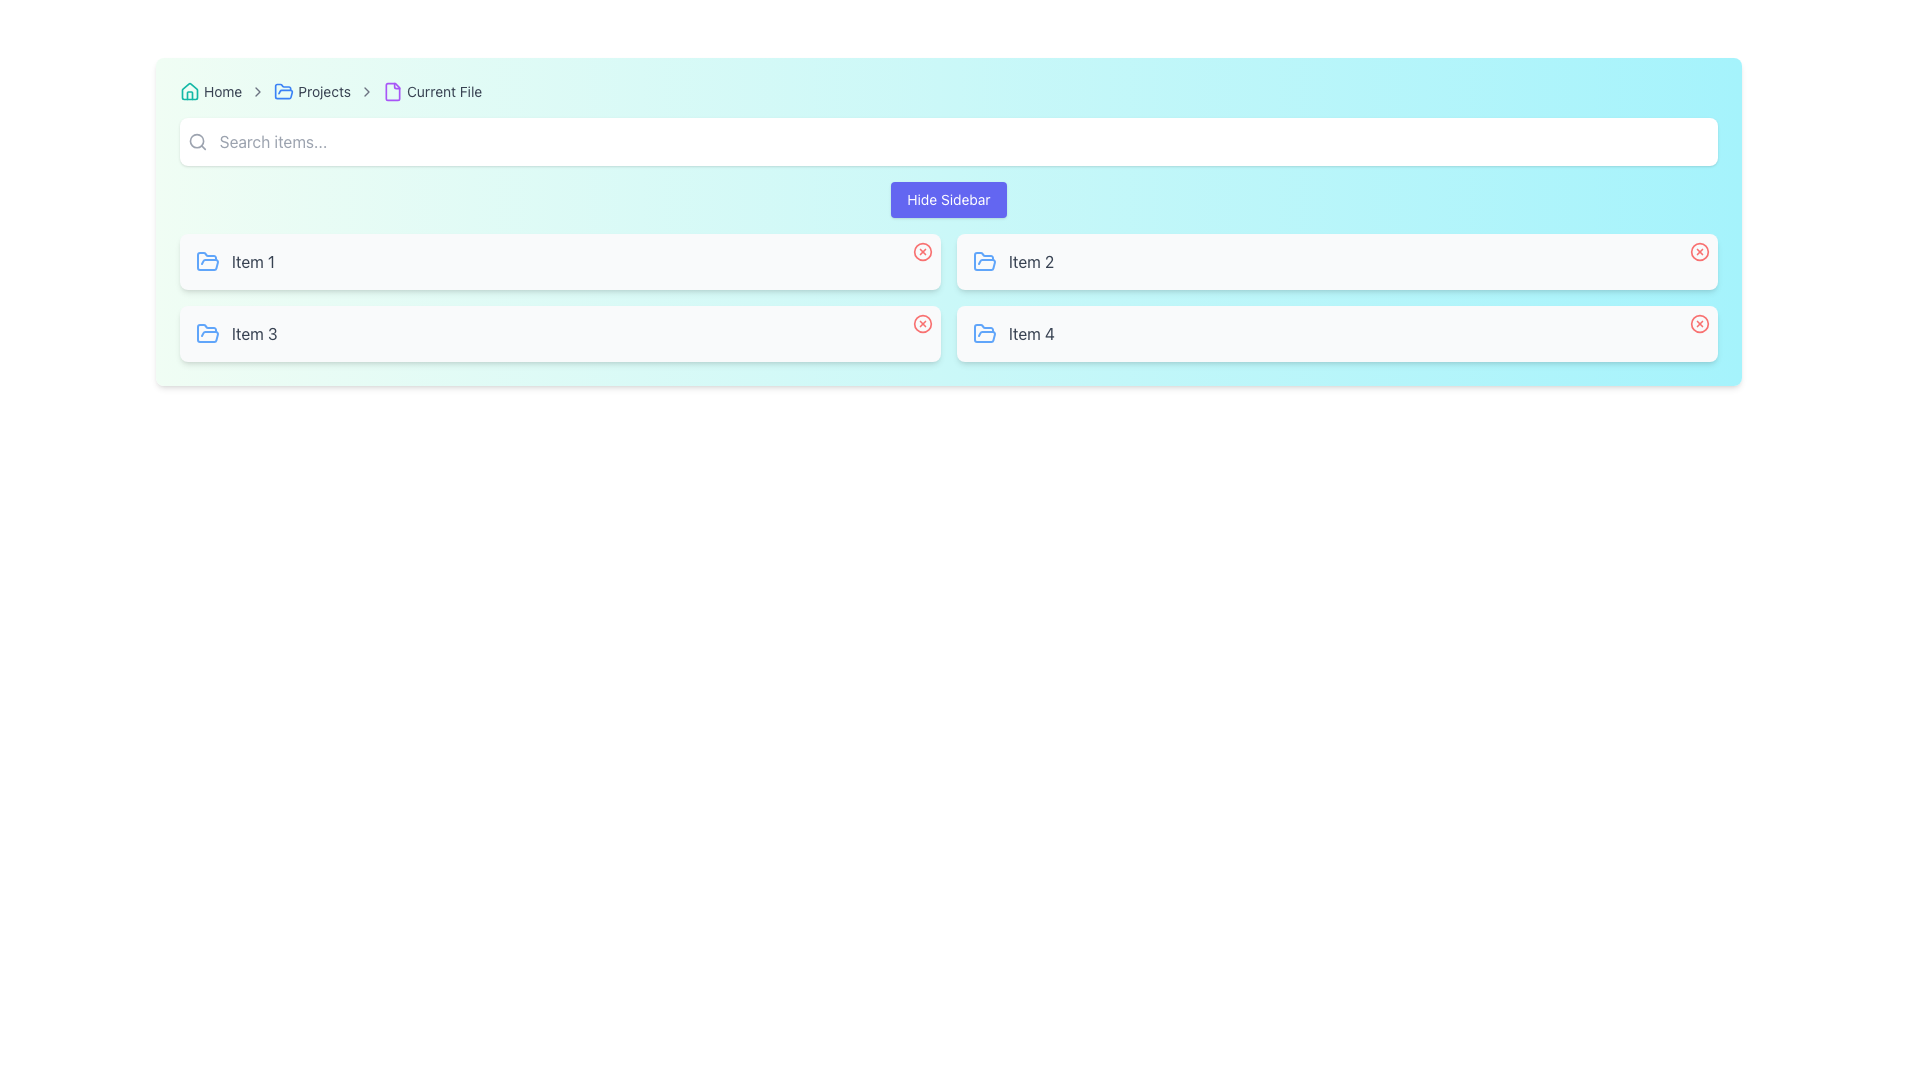  I want to click on the chevron-shaped icon pointing to the right in the breadcrumb navigation bar, located between the 'Home' and 'Projects' links, so click(257, 92).